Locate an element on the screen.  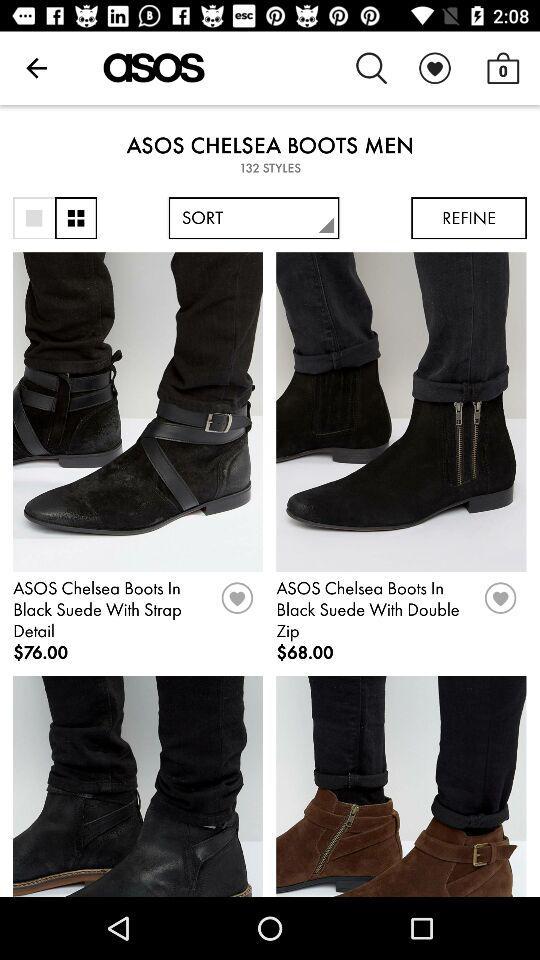
on favorites is located at coordinates (237, 604).